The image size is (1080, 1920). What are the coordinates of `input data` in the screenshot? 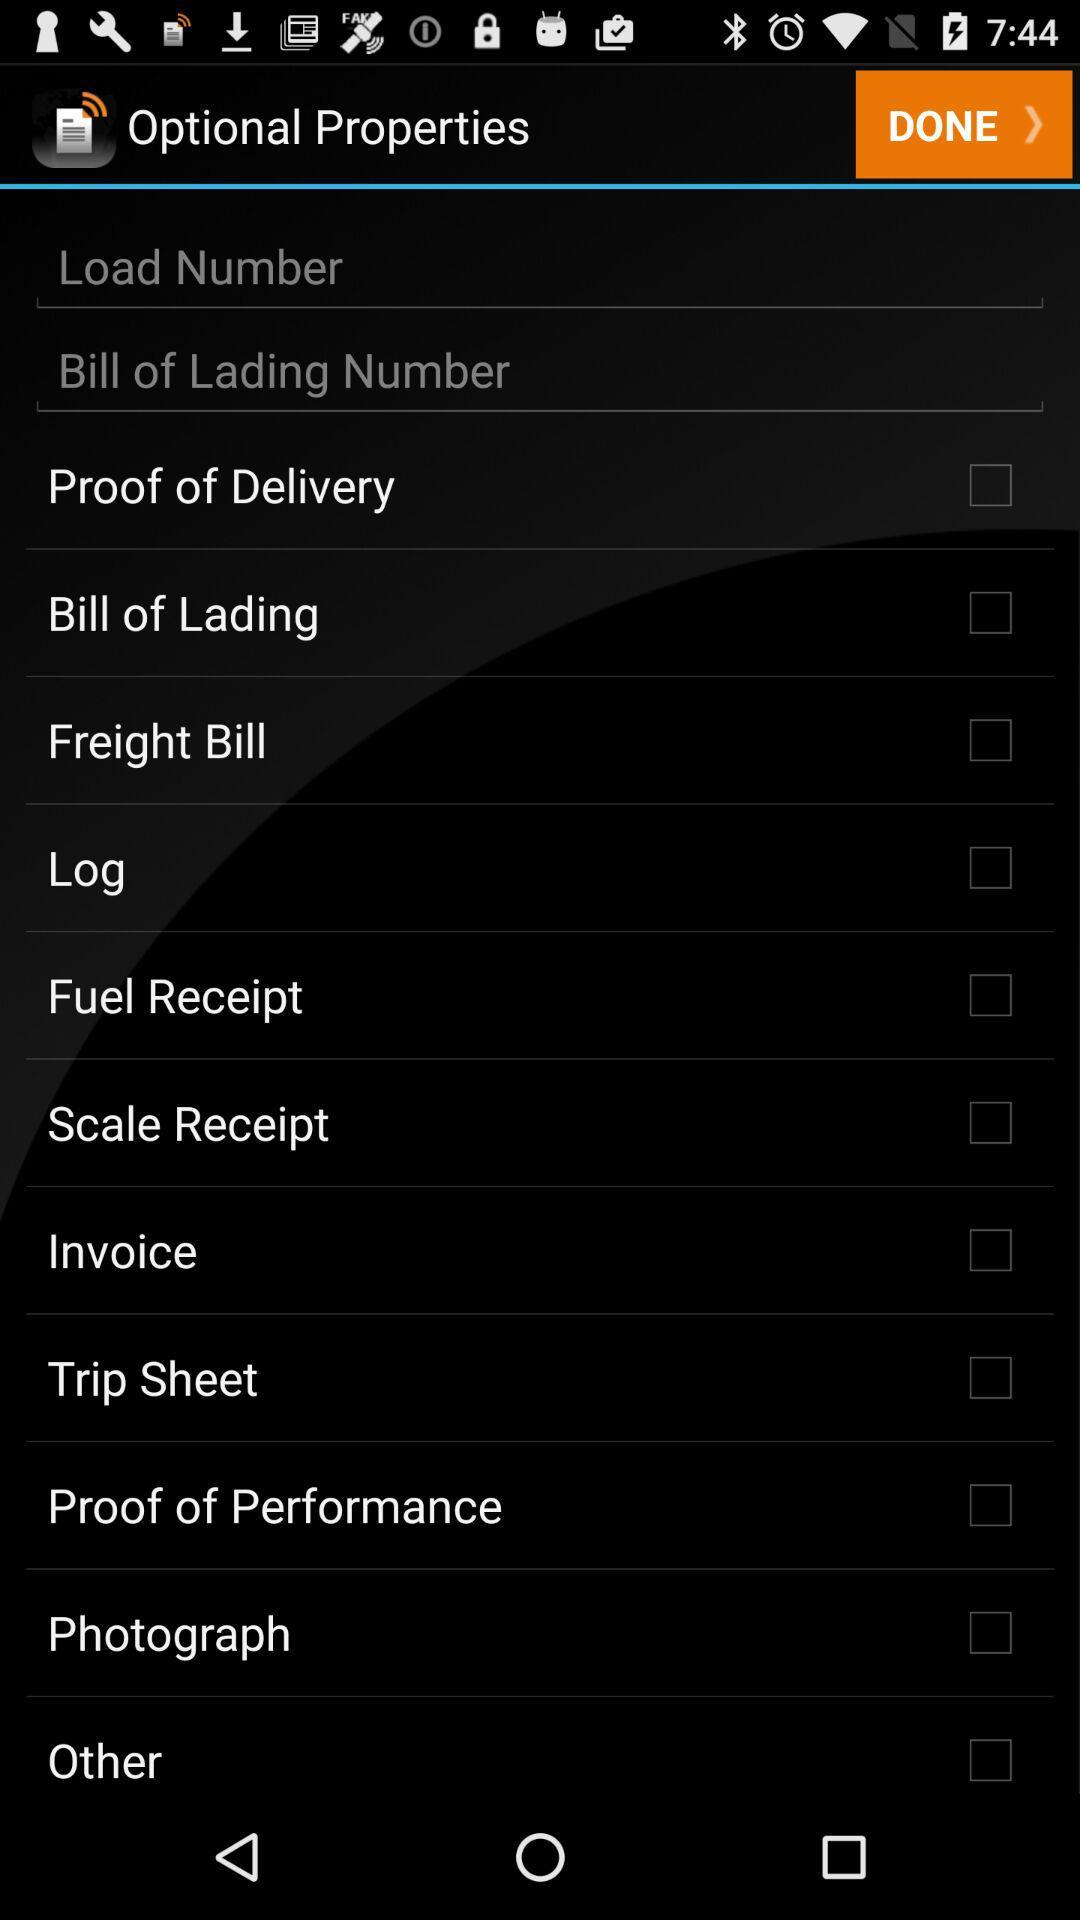 It's located at (540, 266).